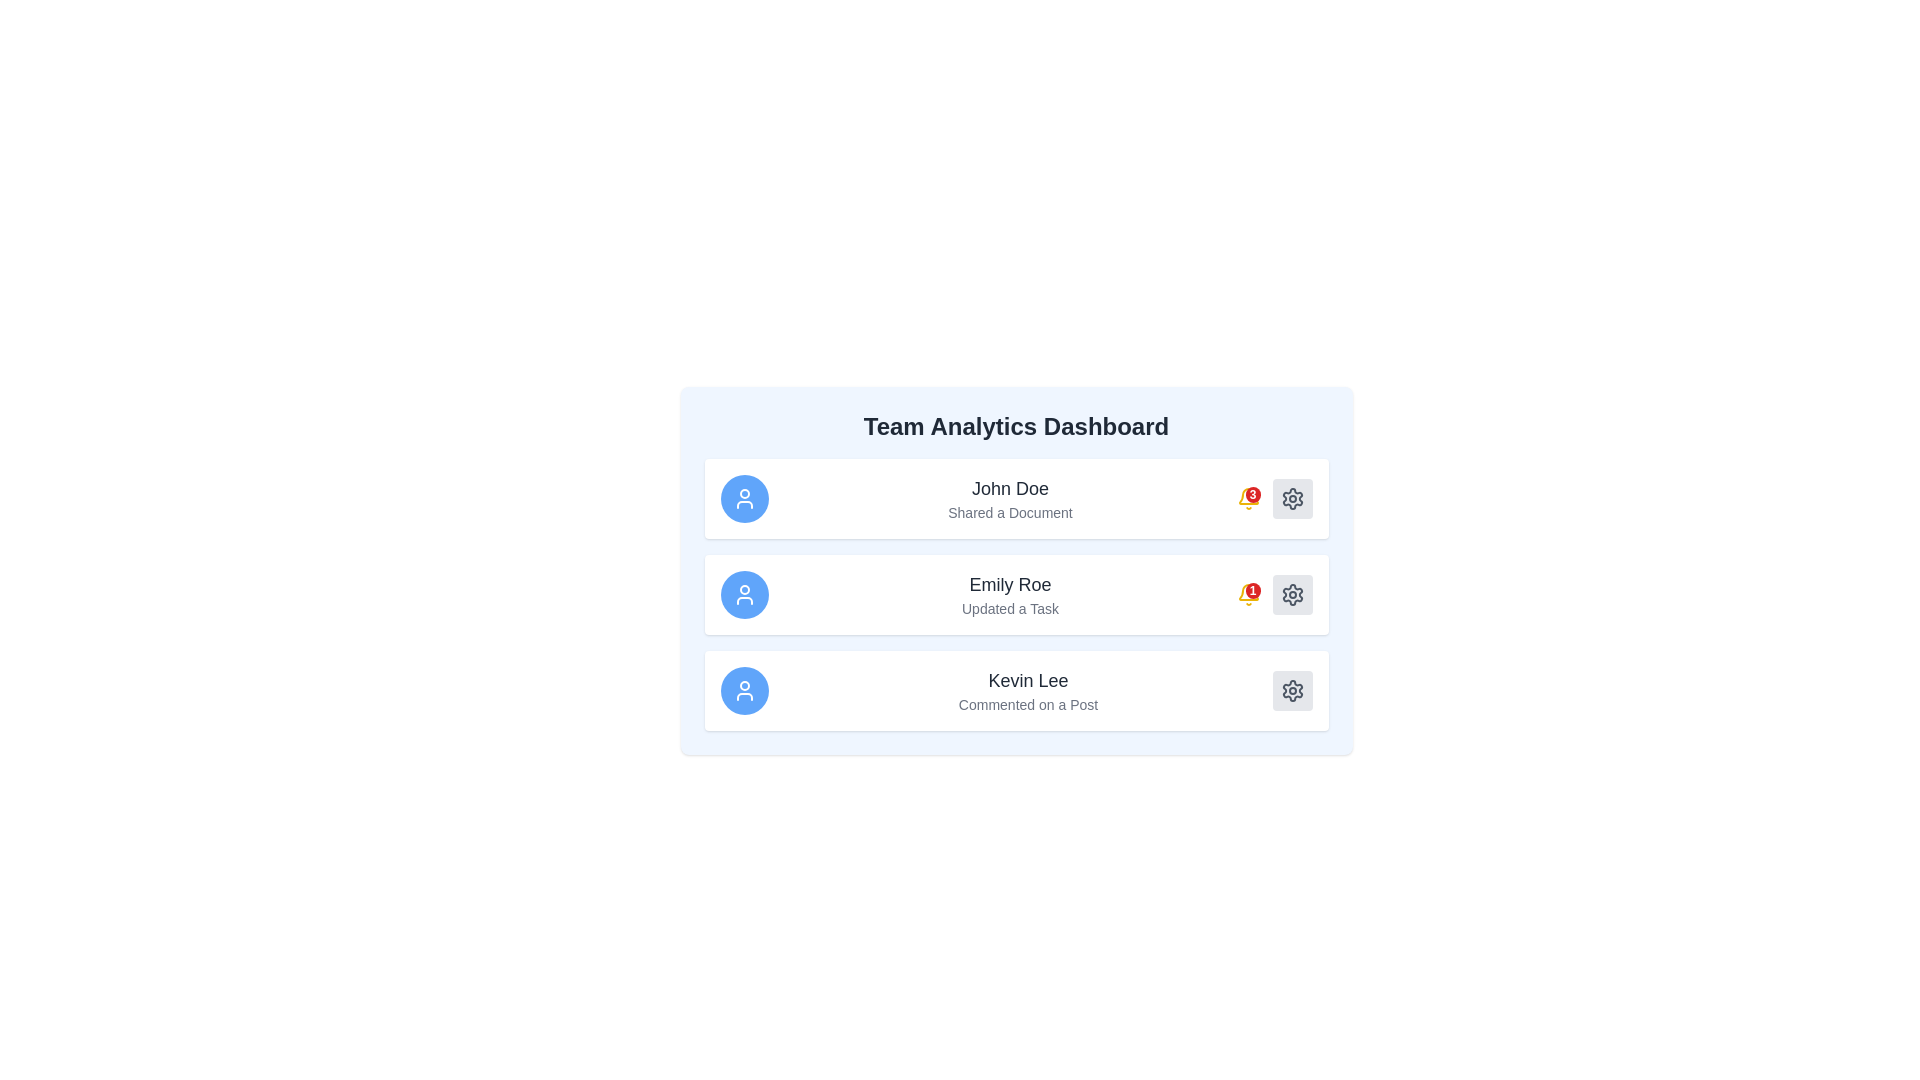 The image size is (1920, 1080). I want to click on text label providing additional information about the action or status related to the user 'Kevin Lee', located under the text 'Kevin Lee' within the third entry of a vertically stacked list, so click(1028, 704).